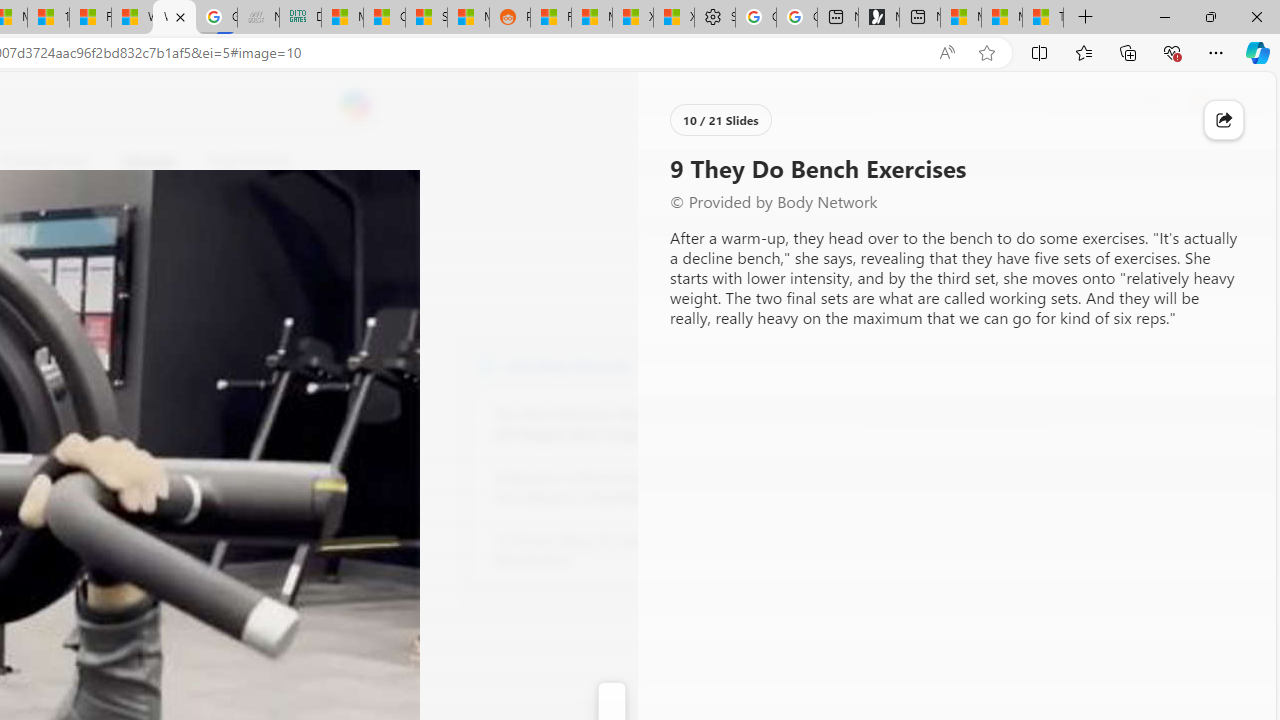 Image resolution: width=1280 pixels, height=720 pixels. I want to click on 'Go to publisher', so click(181, 257).